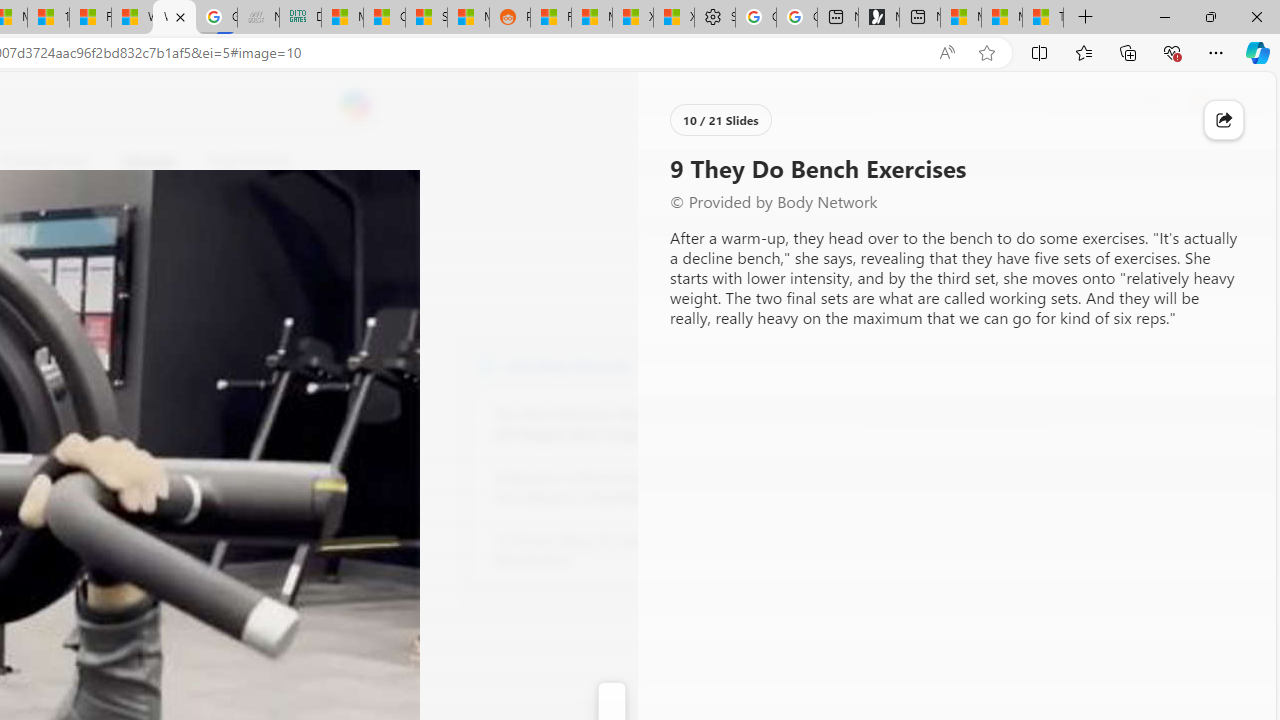 Image resolution: width=1280 pixels, height=720 pixels. I want to click on 'Go to publisher', so click(181, 257).